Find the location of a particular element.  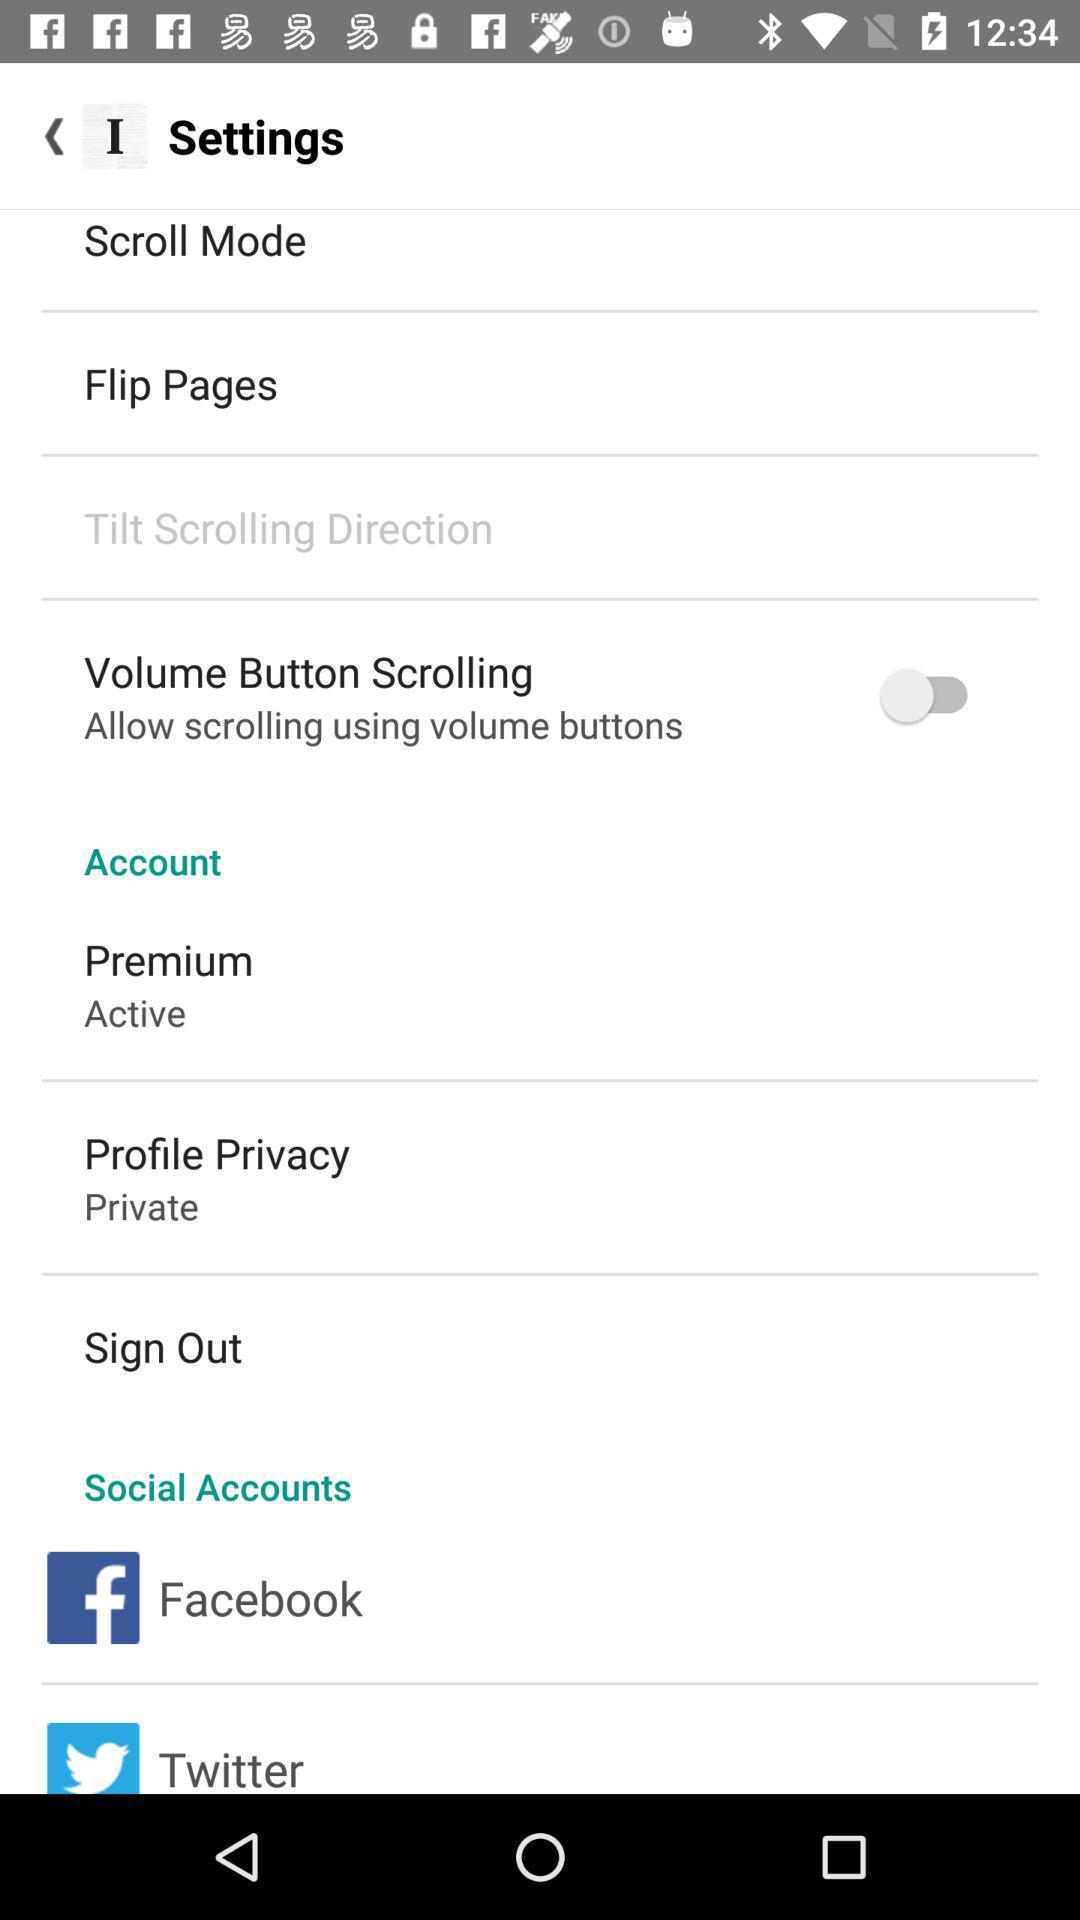

the allow scrolling using is located at coordinates (383, 723).